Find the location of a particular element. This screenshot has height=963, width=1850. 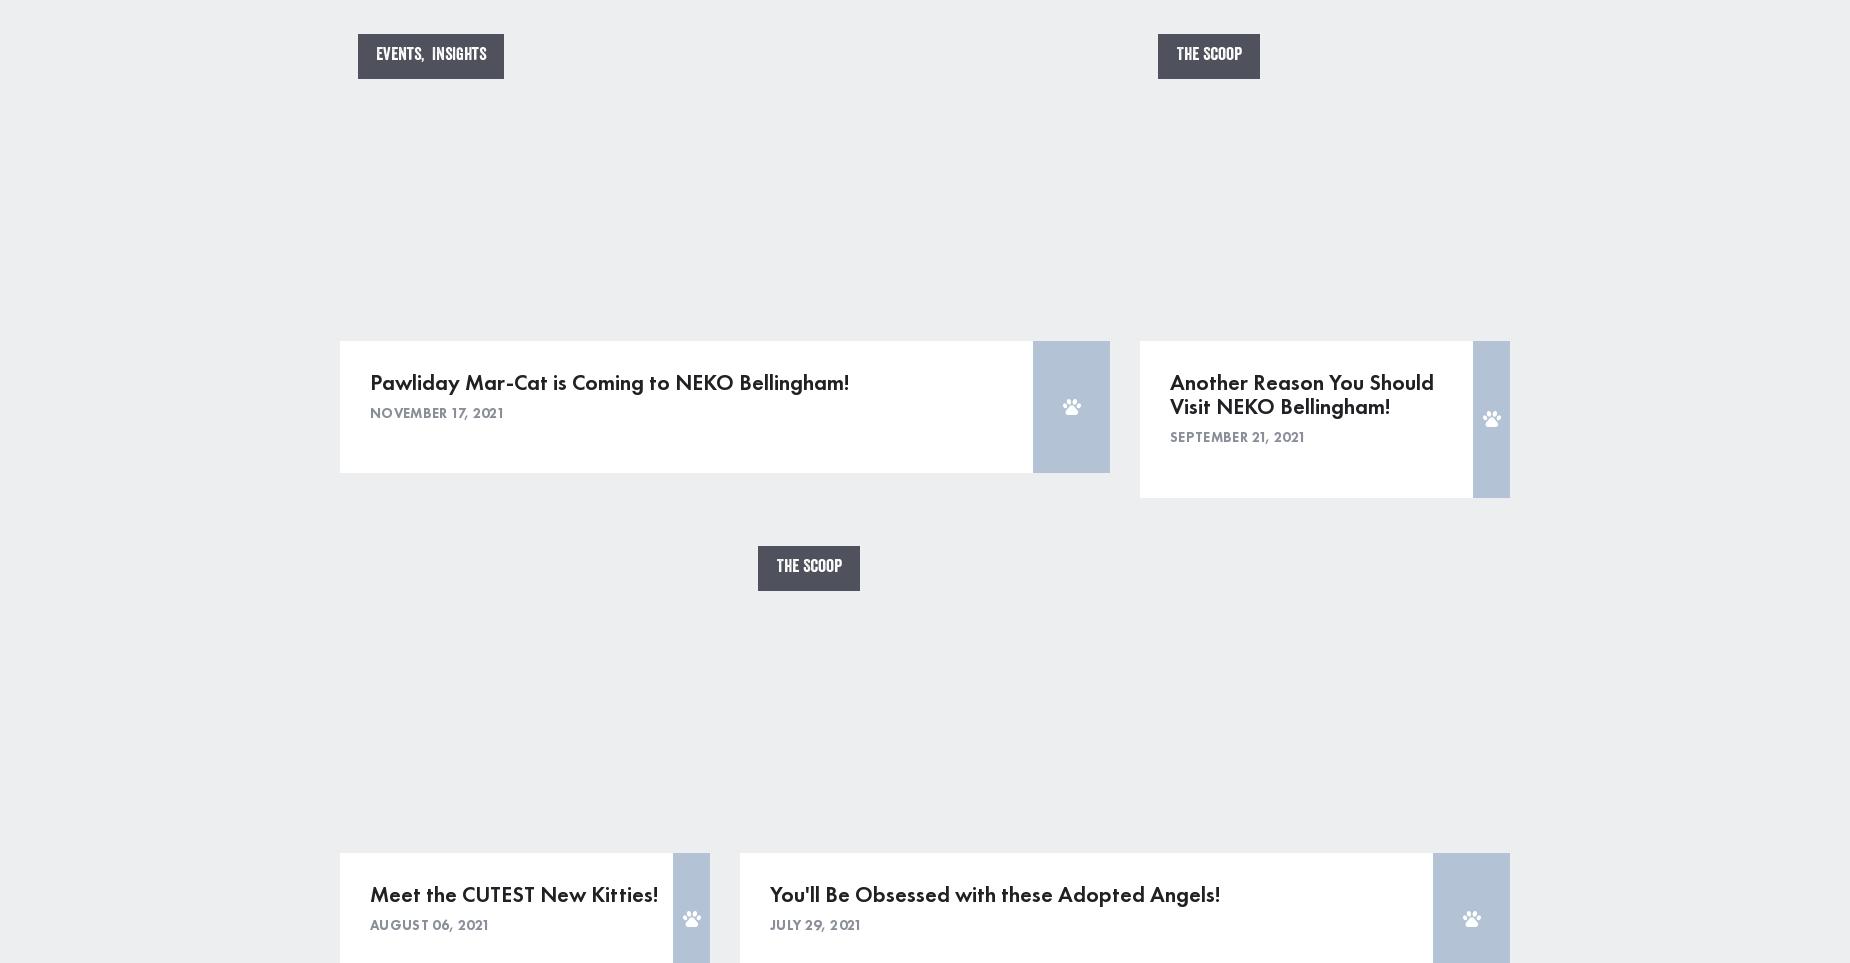

'August 06, 2021' is located at coordinates (428, 923).